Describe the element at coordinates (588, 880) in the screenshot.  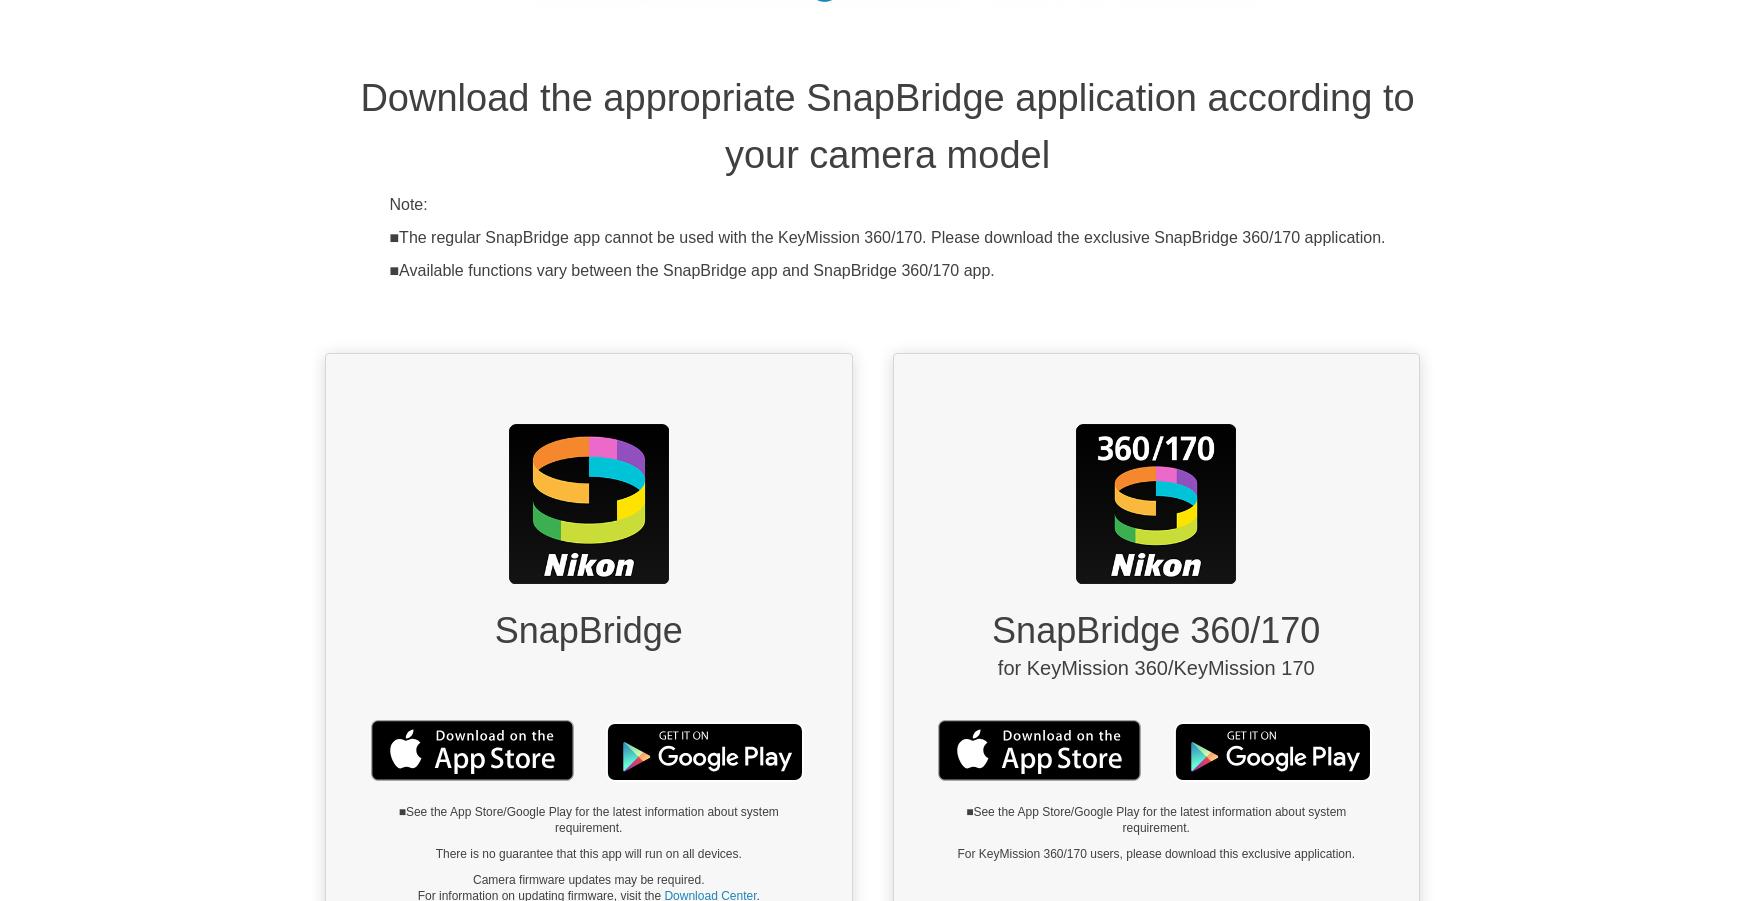
I see `'Camera firmware updates may be required.'` at that location.